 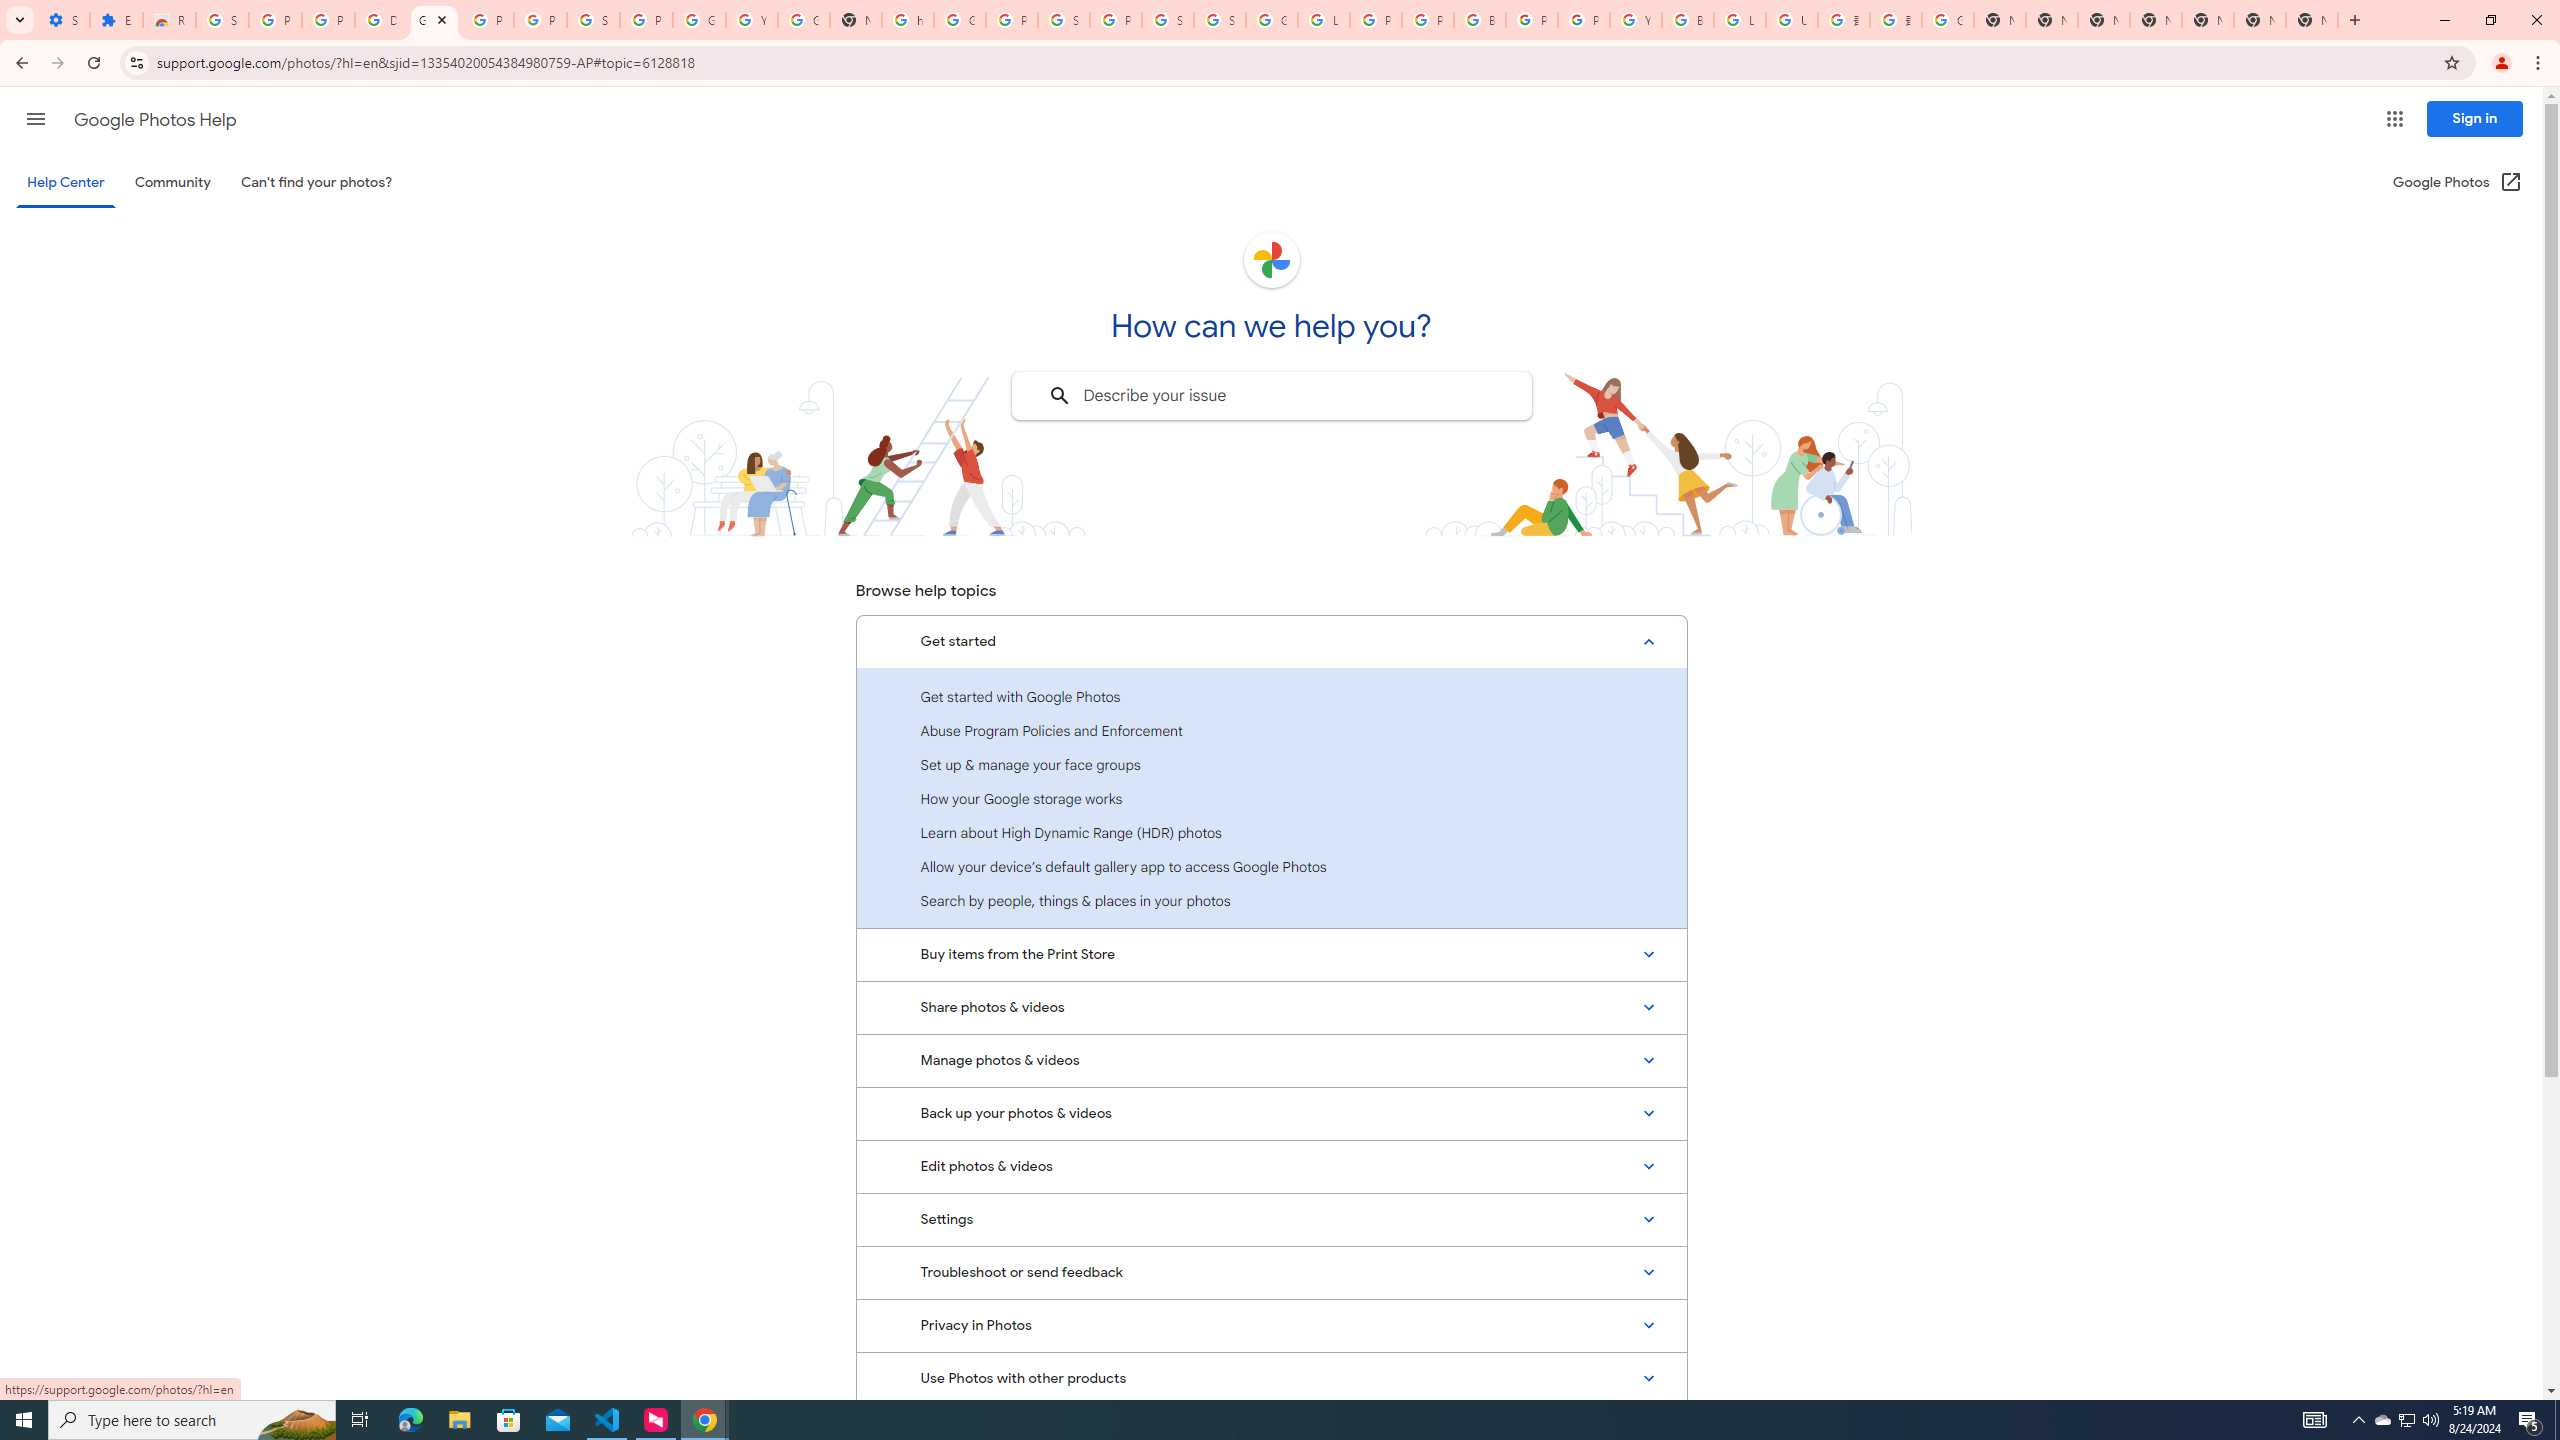 What do you see at coordinates (906, 19) in the screenshot?
I see `'https://scholar.google.com/'` at bounding box center [906, 19].